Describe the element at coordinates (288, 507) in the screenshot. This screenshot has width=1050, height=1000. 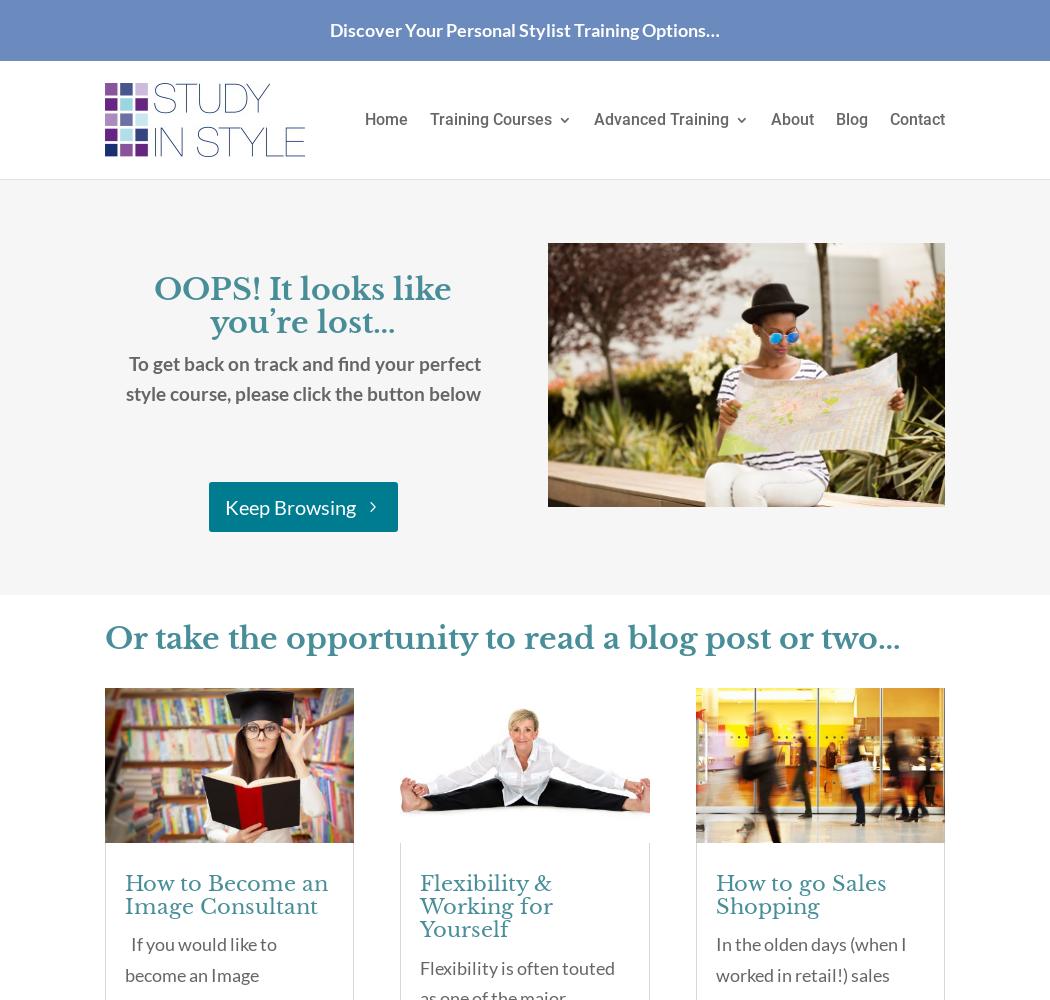
I see `'Keep Browsing'` at that location.